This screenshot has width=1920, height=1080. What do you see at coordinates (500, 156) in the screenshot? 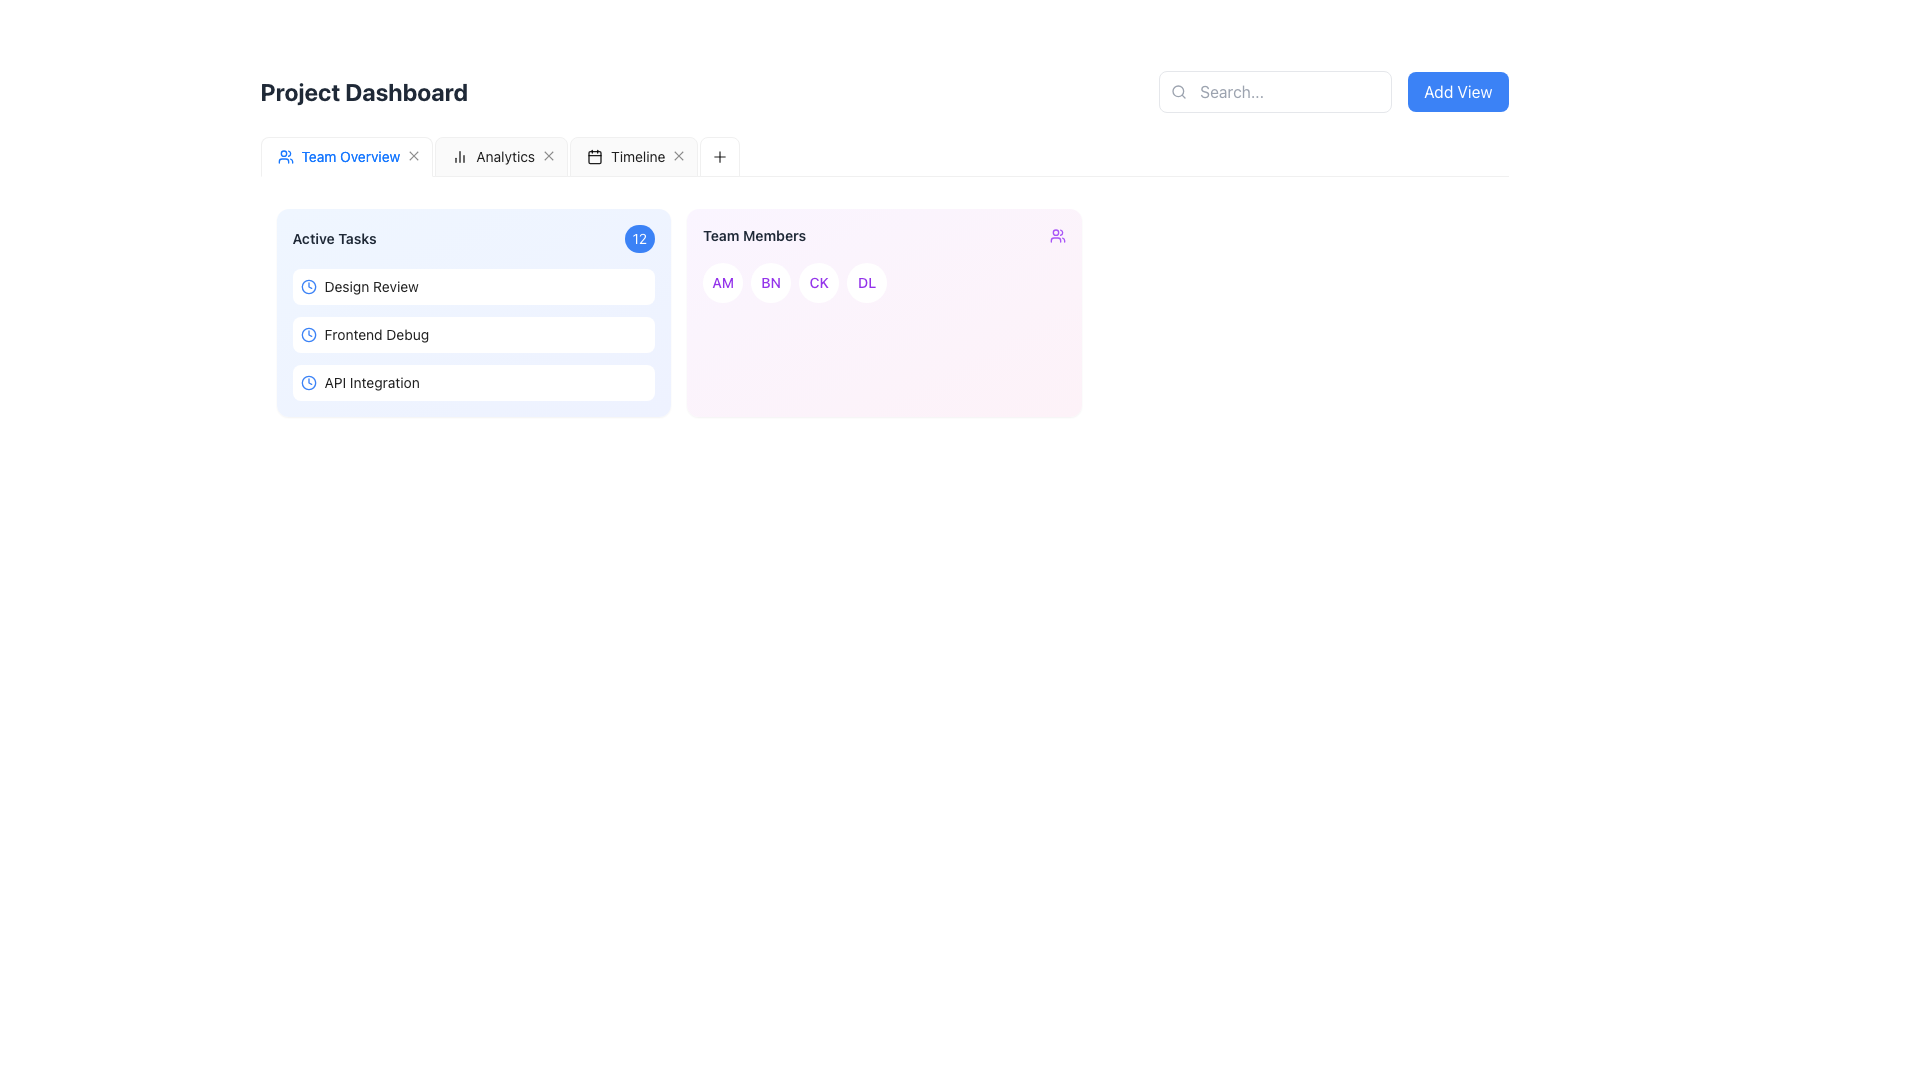
I see `the Tab Navigation element located at the top center of the interface to switch sections` at bounding box center [500, 156].